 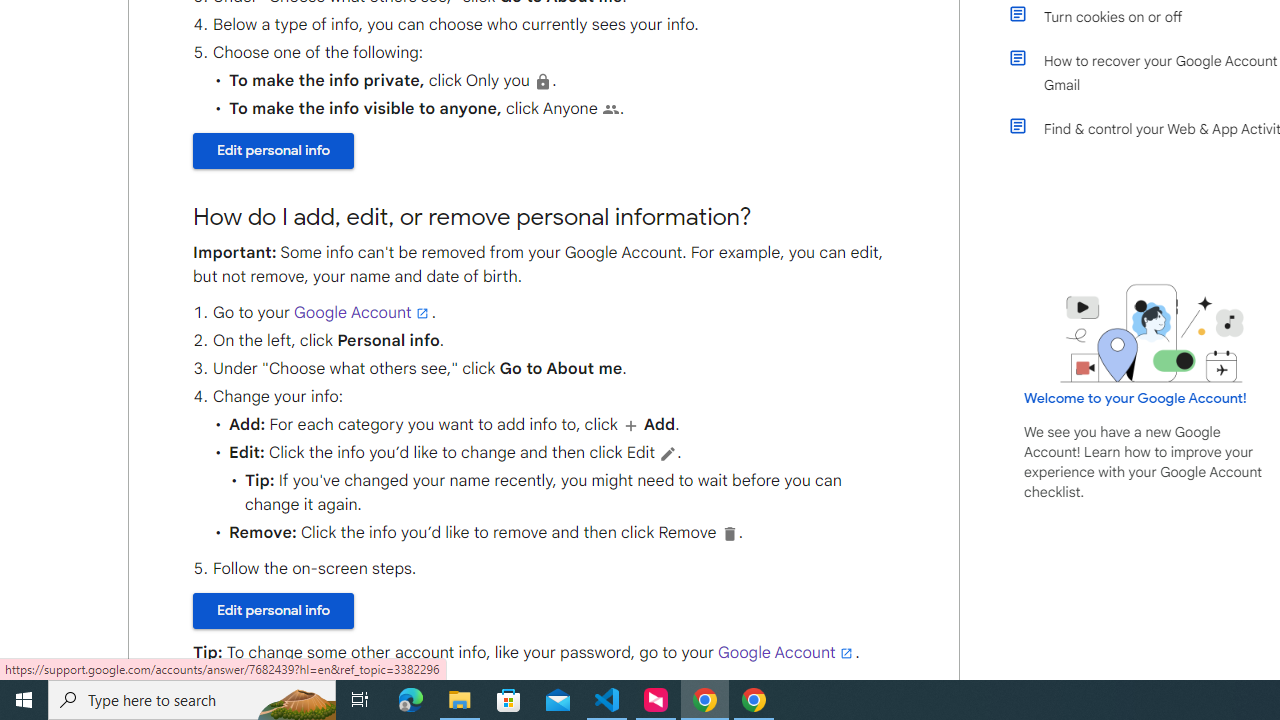 I want to click on 'Welcome to your Google Account!', so click(x=1135, y=397).